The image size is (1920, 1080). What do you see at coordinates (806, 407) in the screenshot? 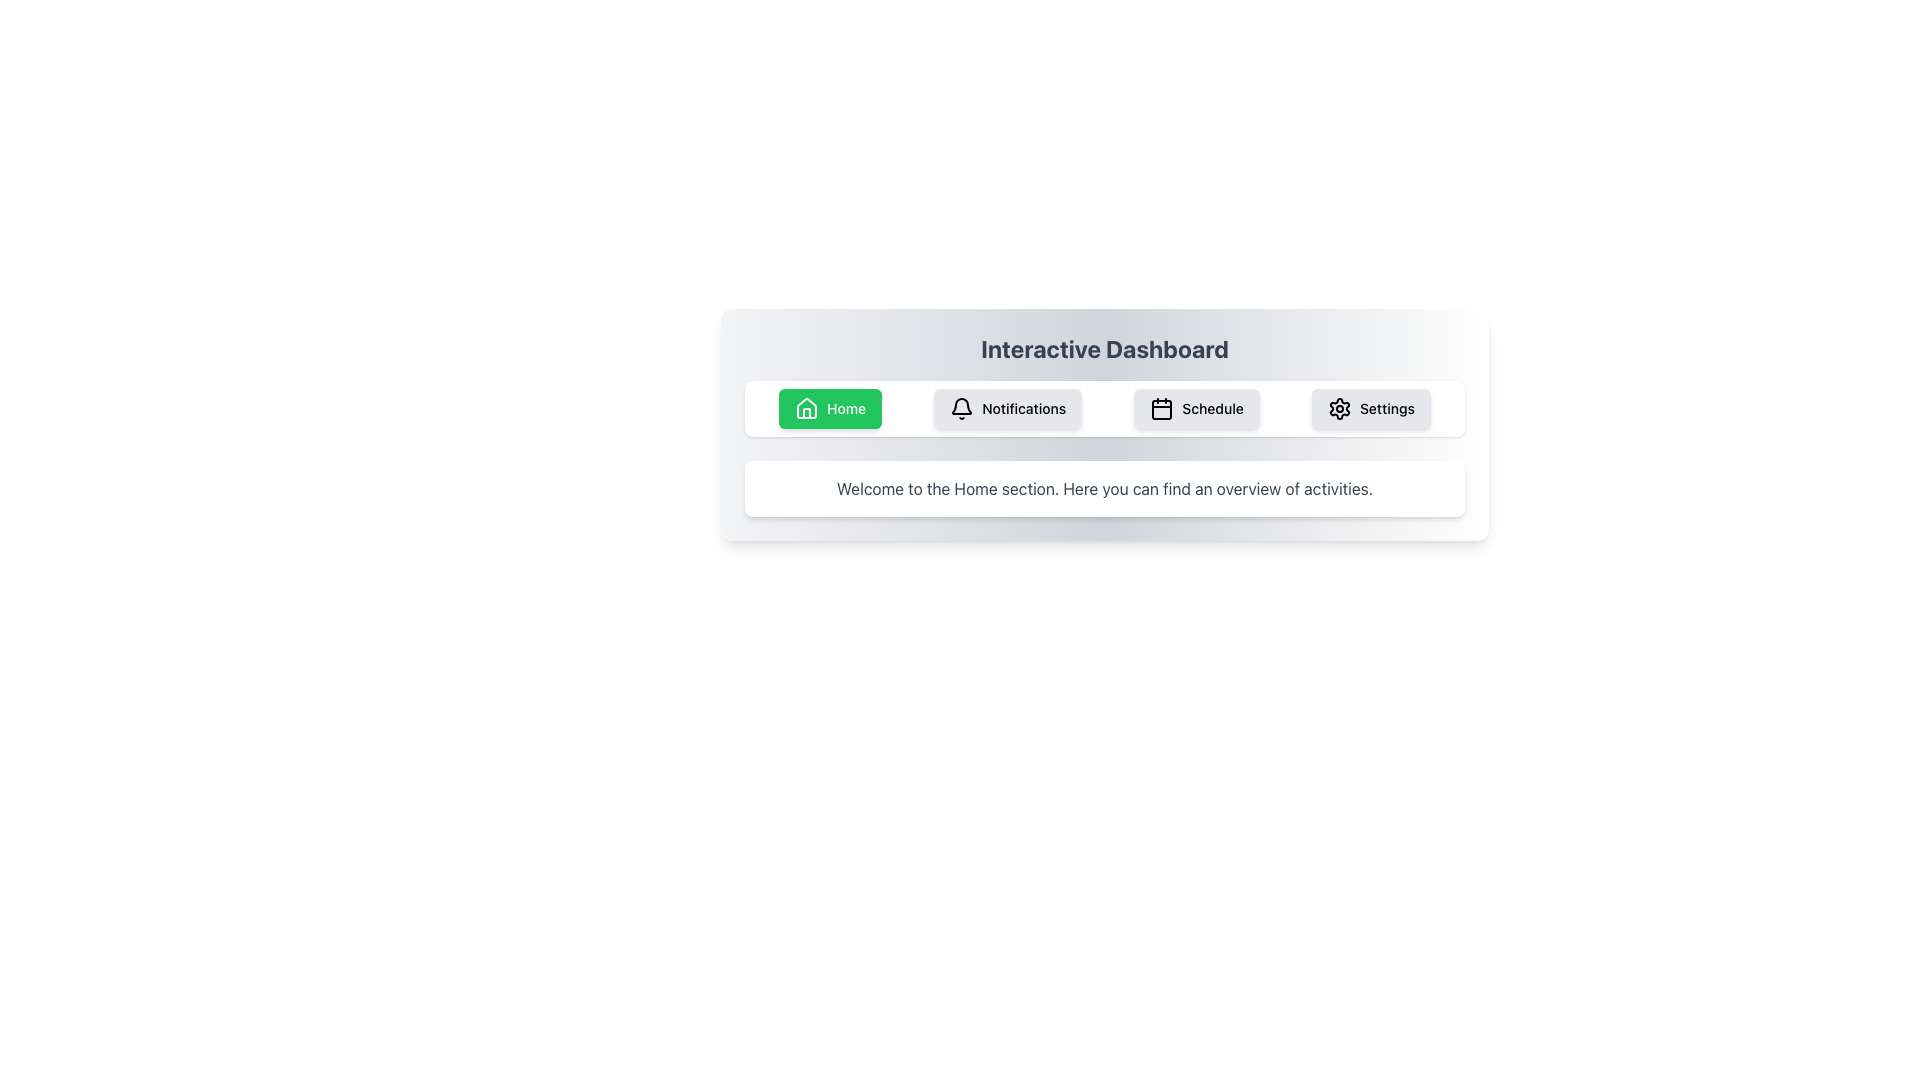
I see `the 'Home' button icon, which is an SVG representation of a house located in the navigation bar` at bounding box center [806, 407].